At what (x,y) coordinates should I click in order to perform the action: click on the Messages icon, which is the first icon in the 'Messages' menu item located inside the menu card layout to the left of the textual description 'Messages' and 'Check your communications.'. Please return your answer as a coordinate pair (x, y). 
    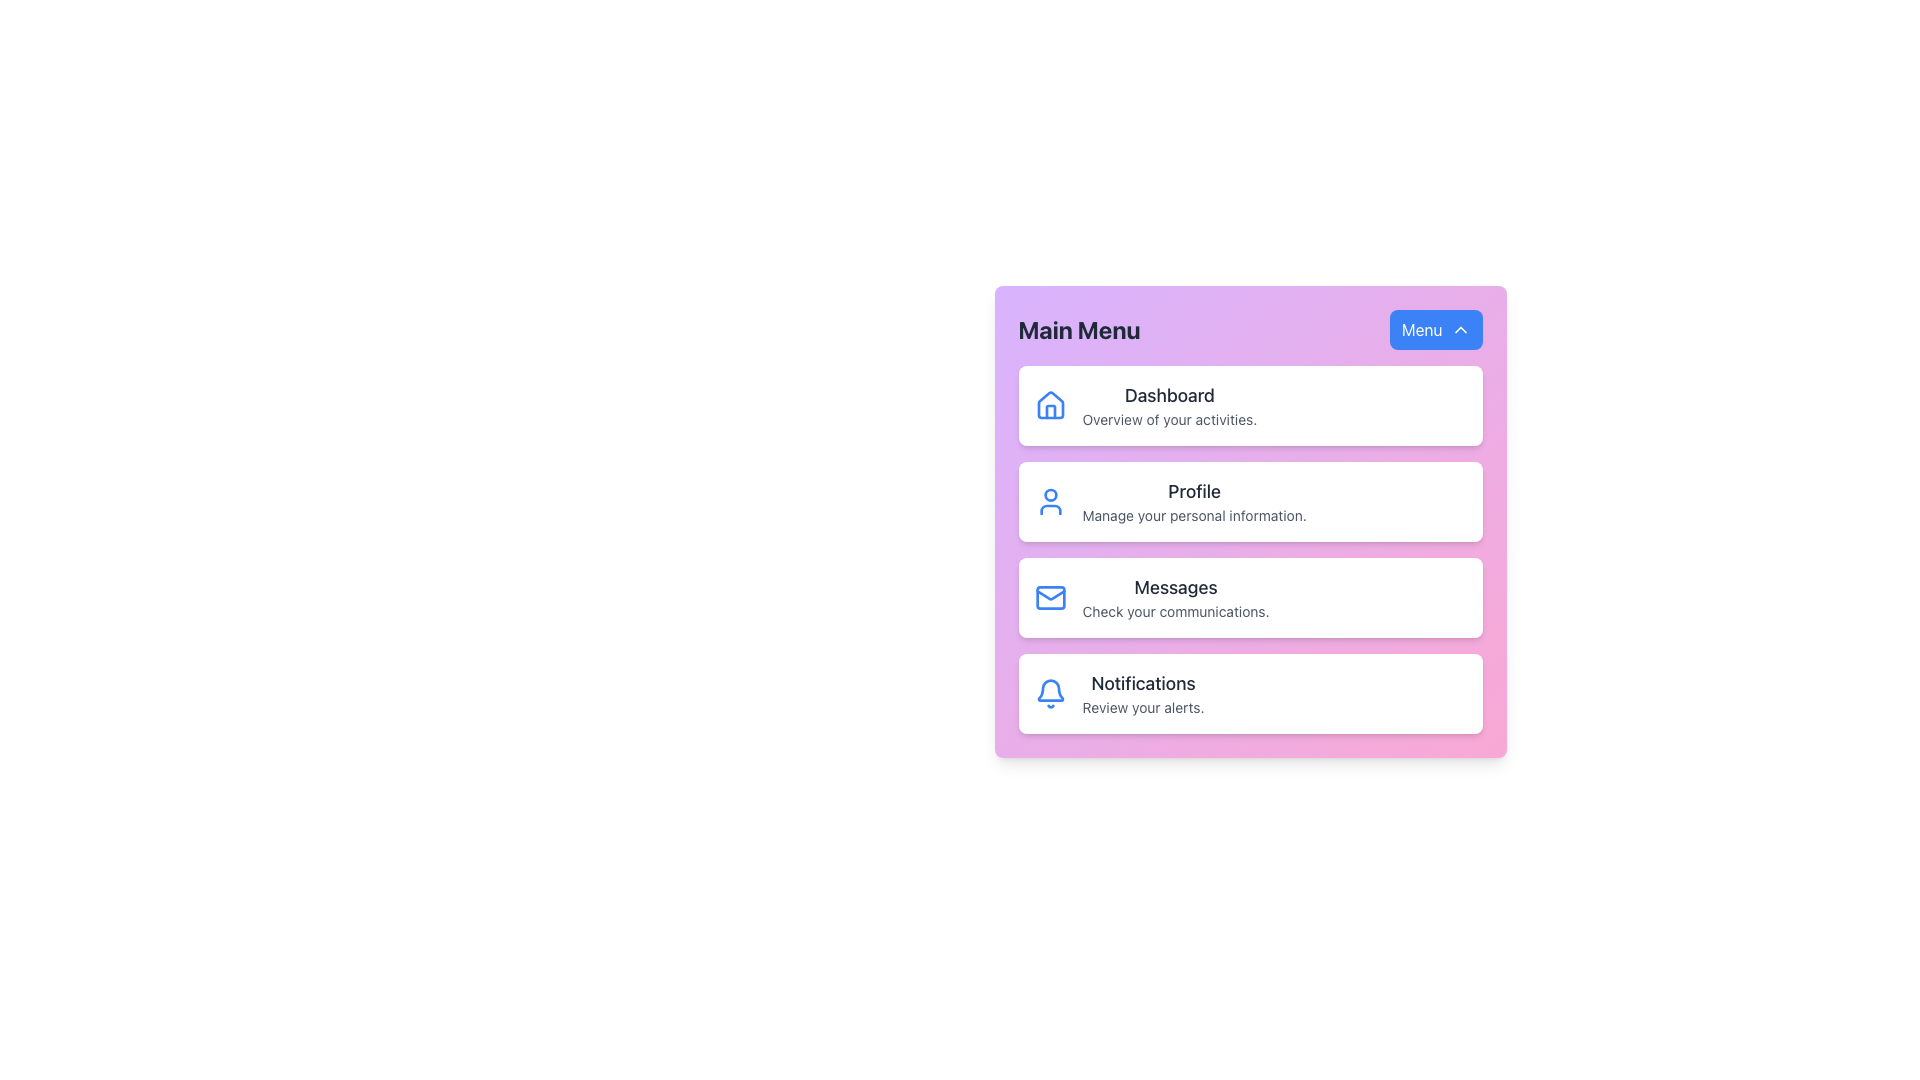
    Looking at the image, I should click on (1049, 596).